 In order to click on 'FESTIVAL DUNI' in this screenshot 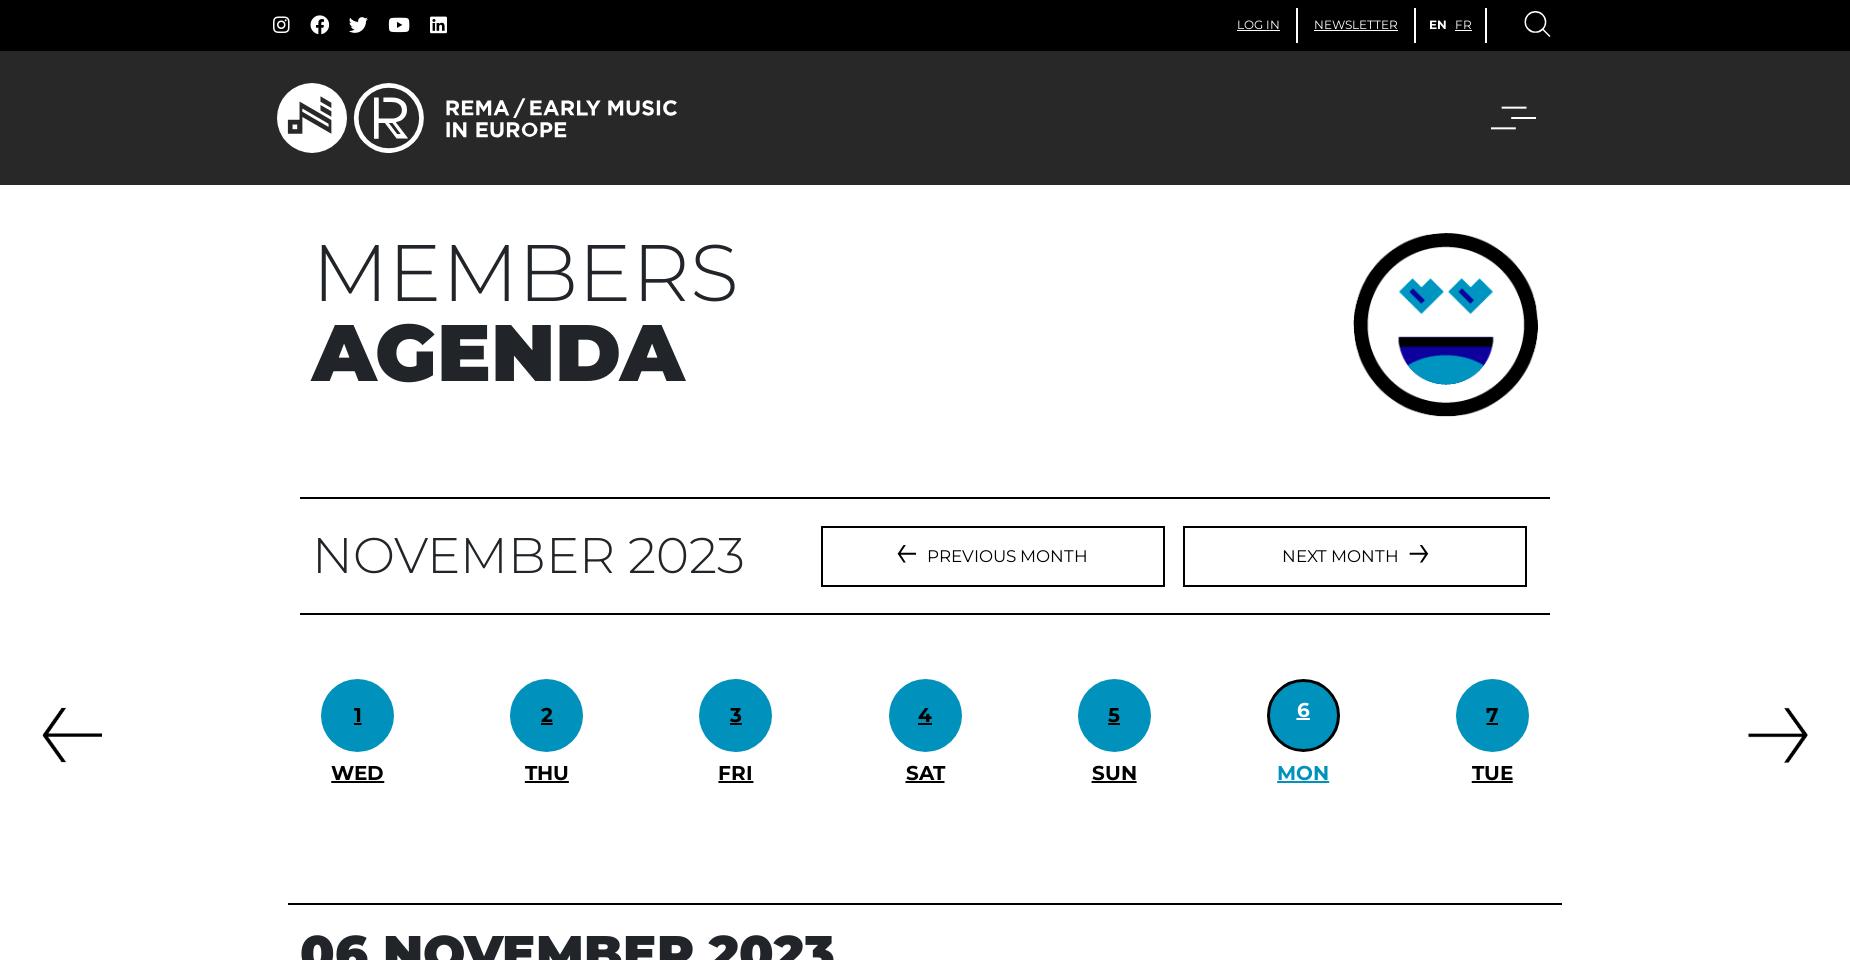, I will do `click(956, 723)`.